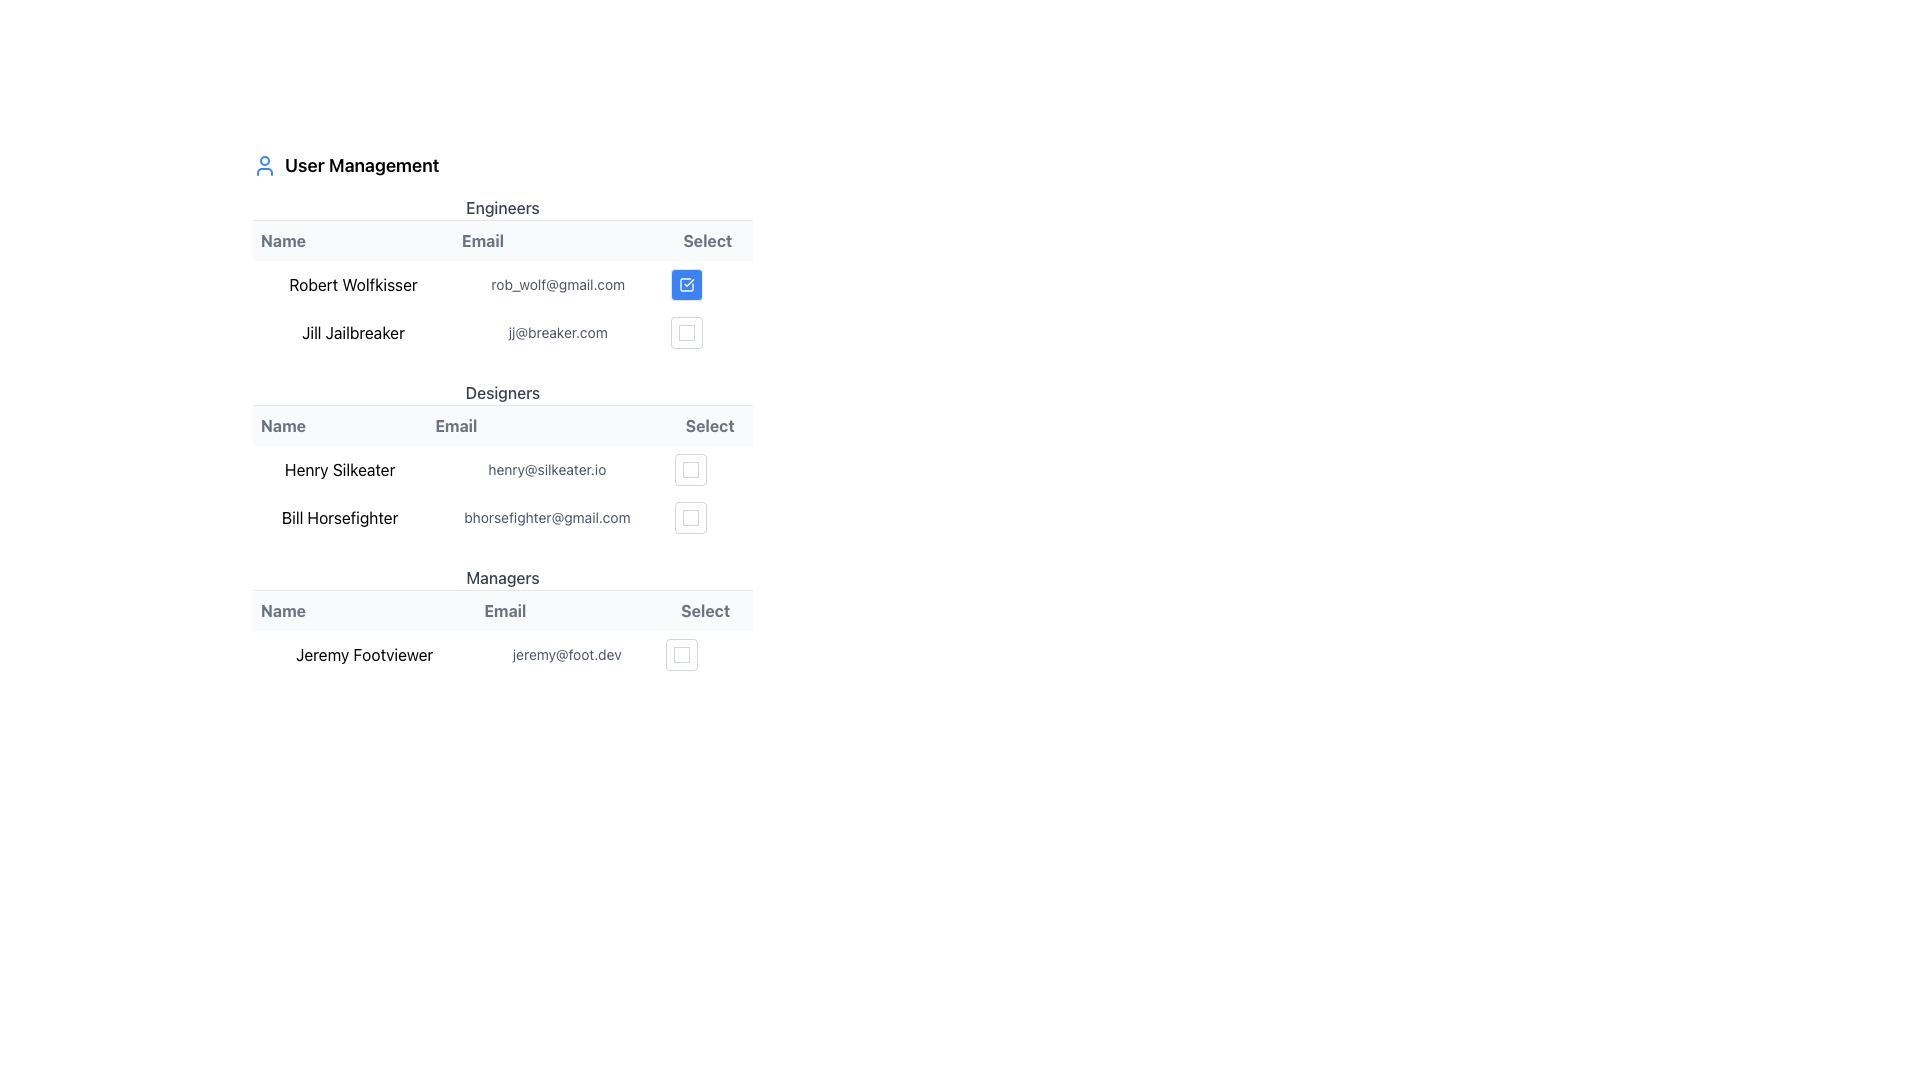 The image size is (1920, 1080). Describe the element at coordinates (503, 608) in the screenshot. I see `the text label group in the 'Managers' section of the user management interface` at that location.